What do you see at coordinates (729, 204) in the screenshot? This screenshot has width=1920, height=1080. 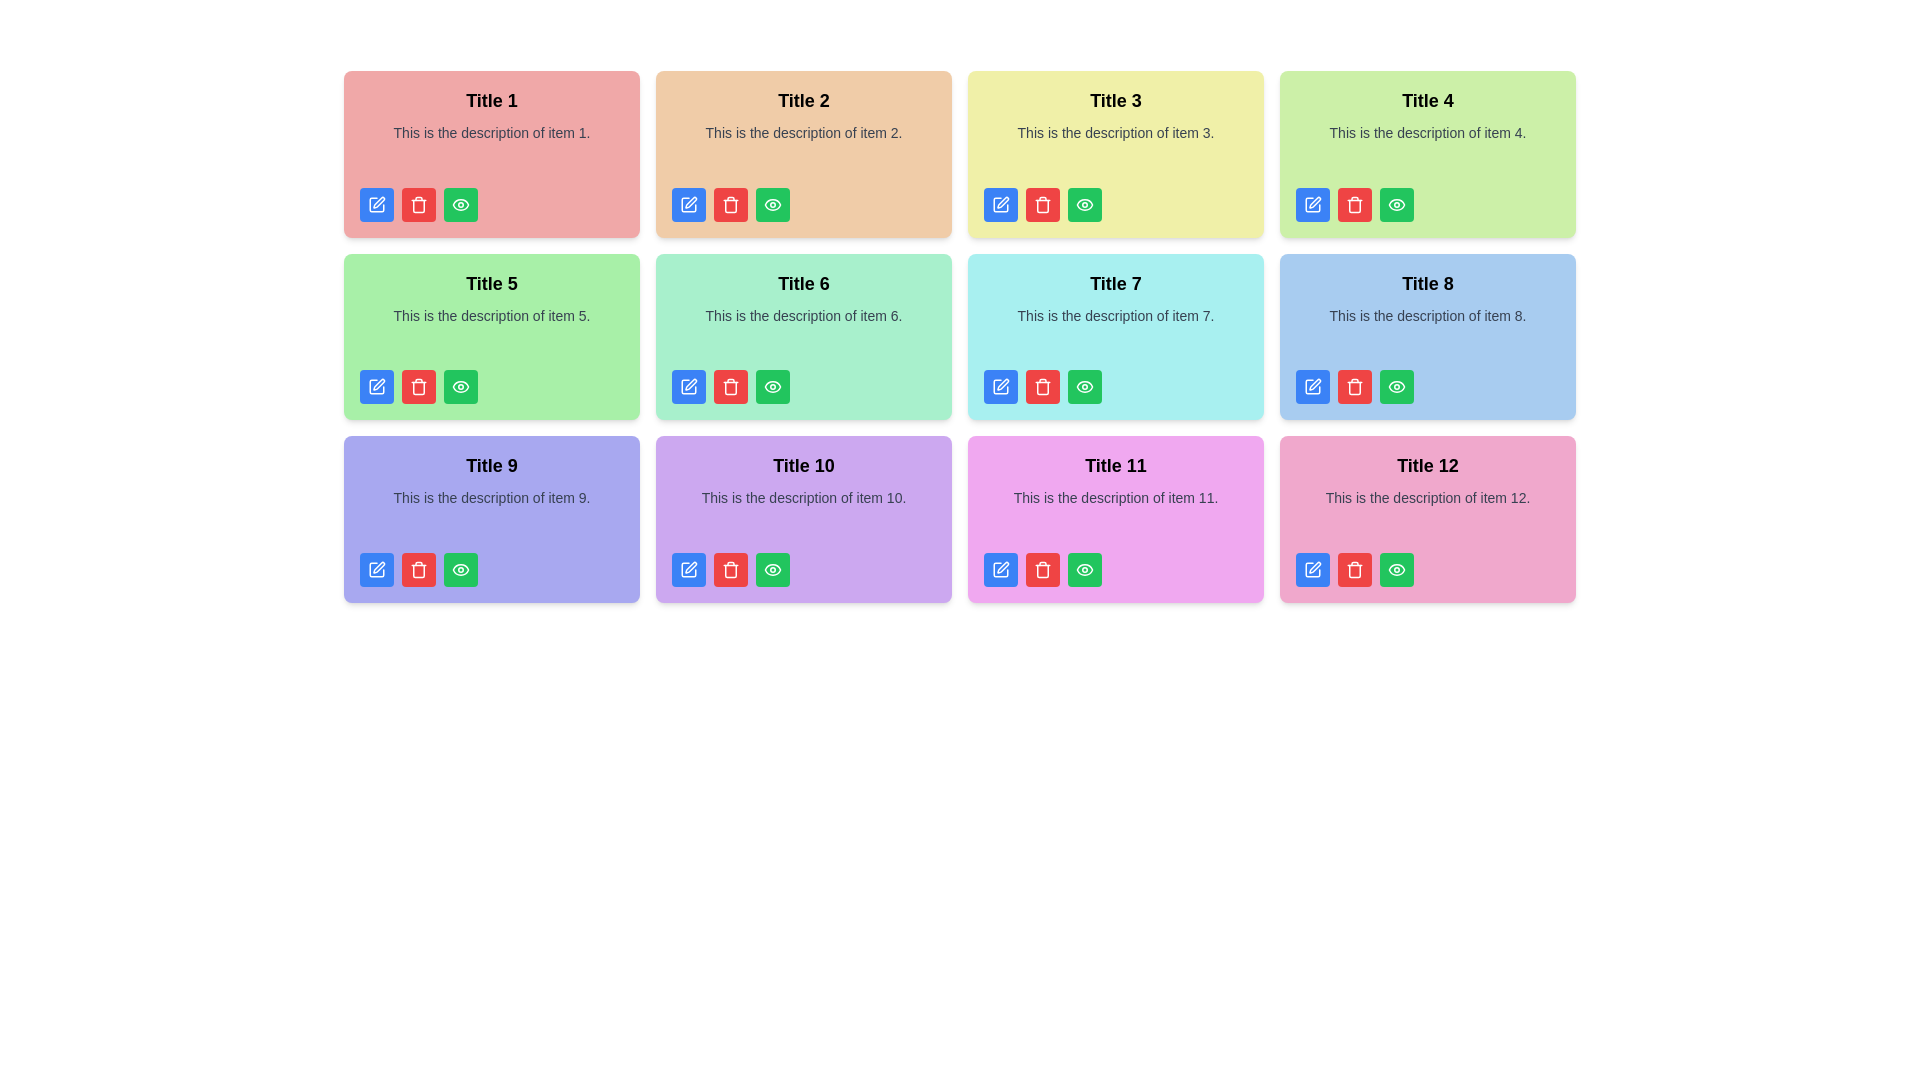 I see `the square-shaped button with a red background and white trash can icon located under the panel titled 'Title 2'` at bounding box center [729, 204].